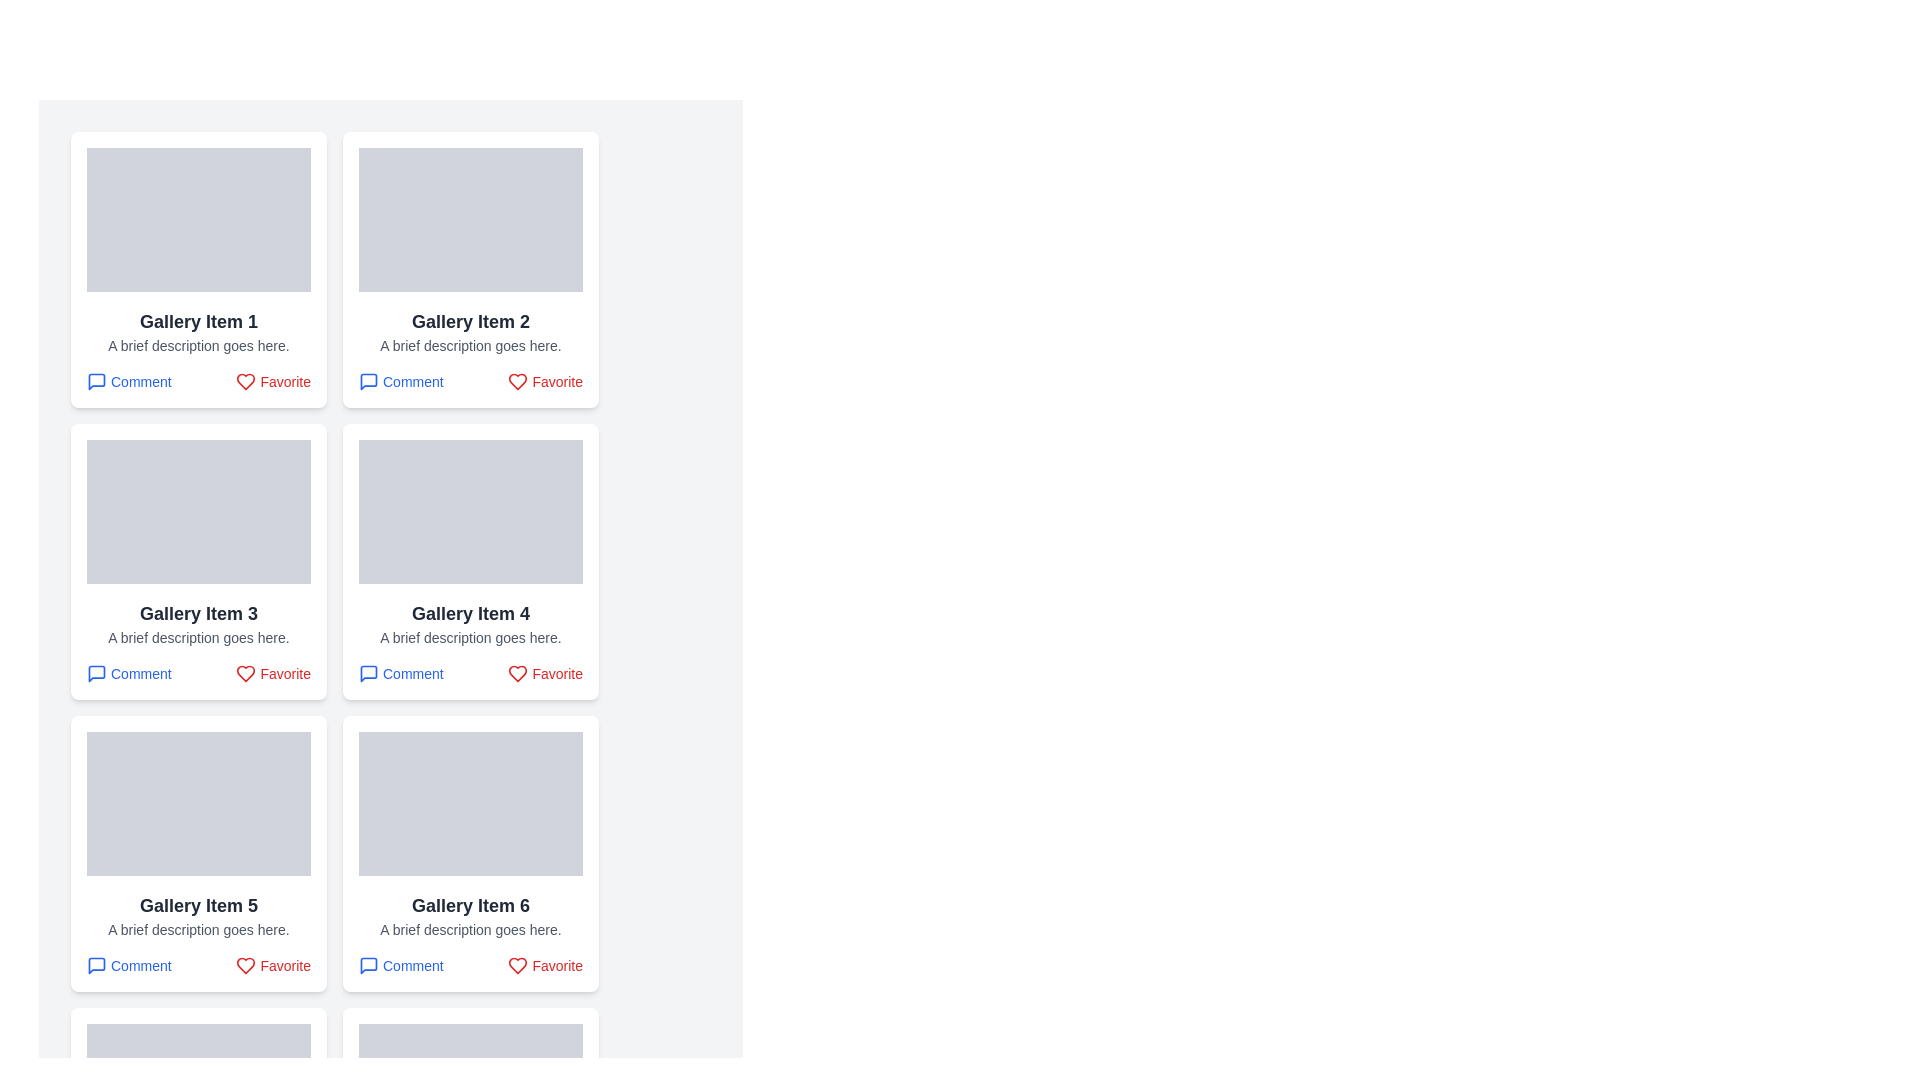 This screenshot has height=1080, width=1920. What do you see at coordinates (469, 853) in the screenshot?
I see `the 'Comment' link in the card labeled 'Gallery Item 6', which is styled with a white background and rounded edges` at bounding box center [469, 853].